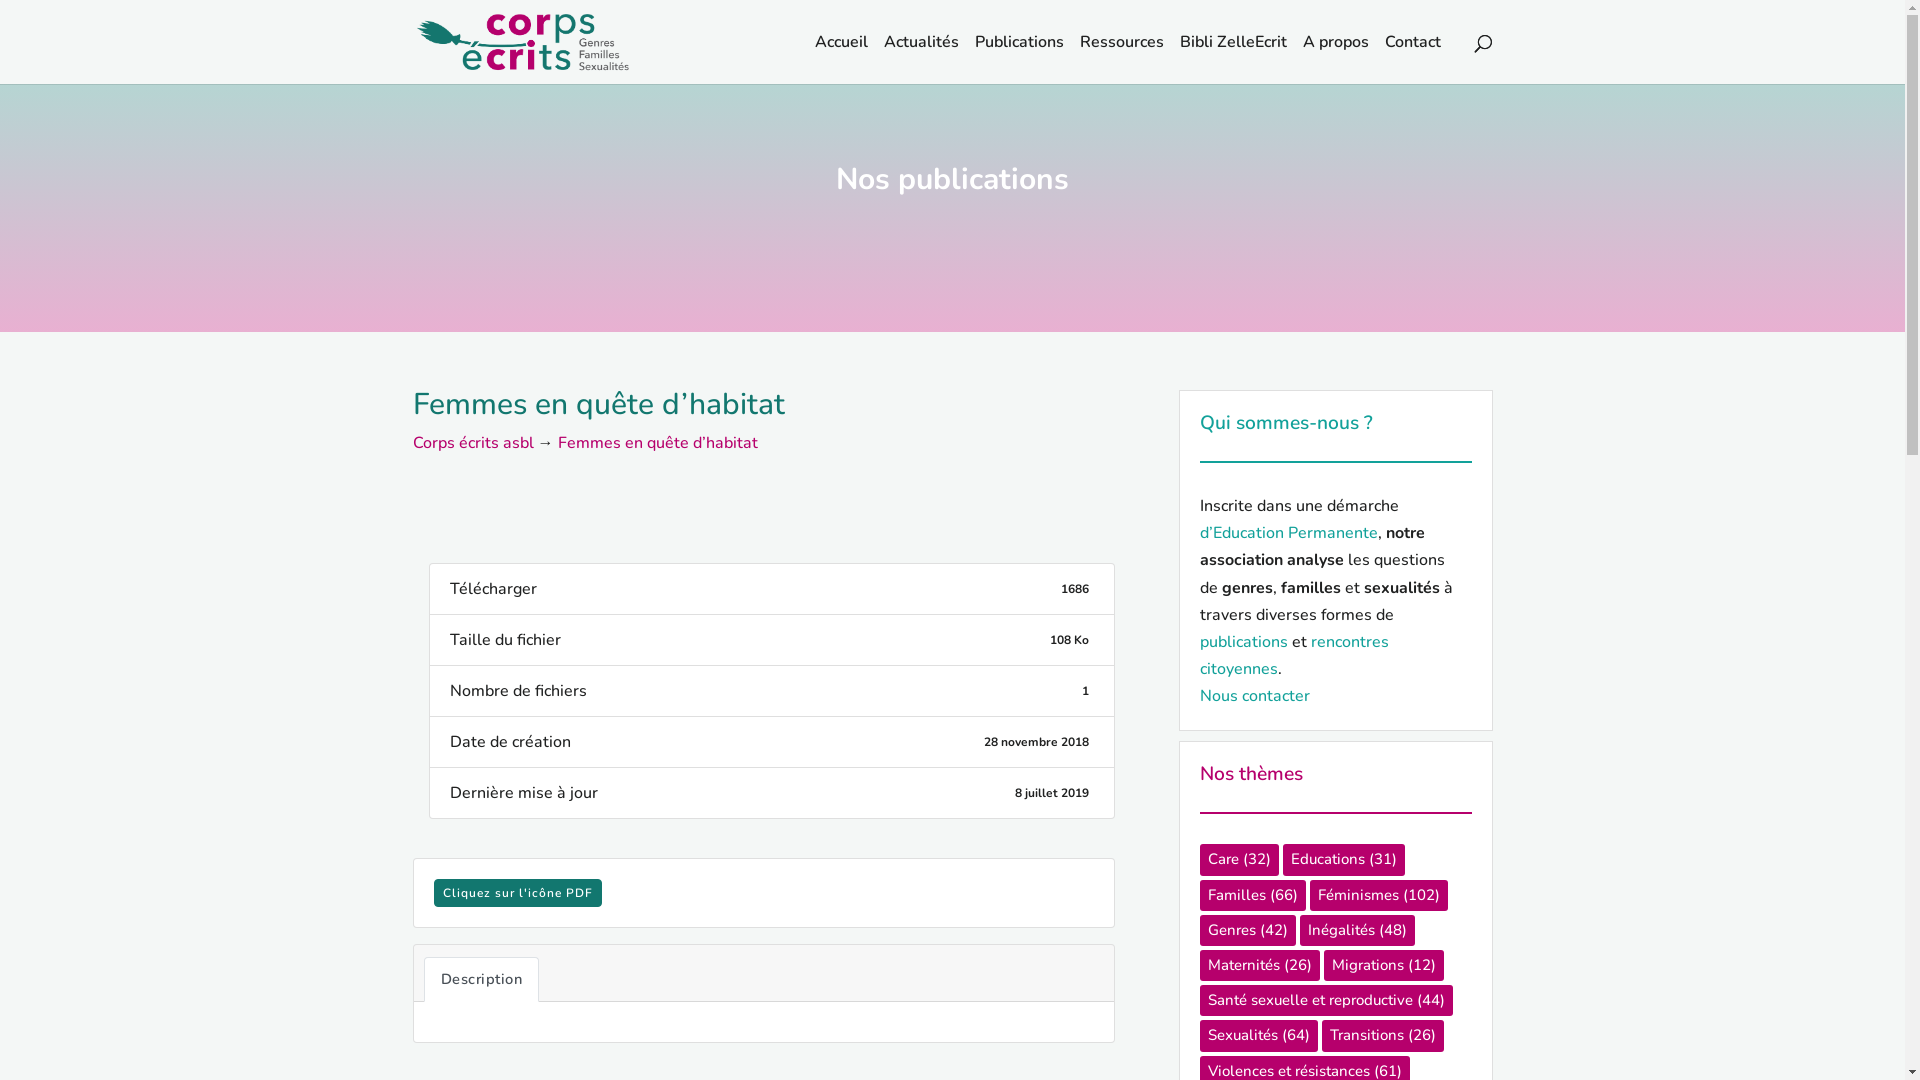  I want to click on 'Familles (66)', so click(1200, 894).